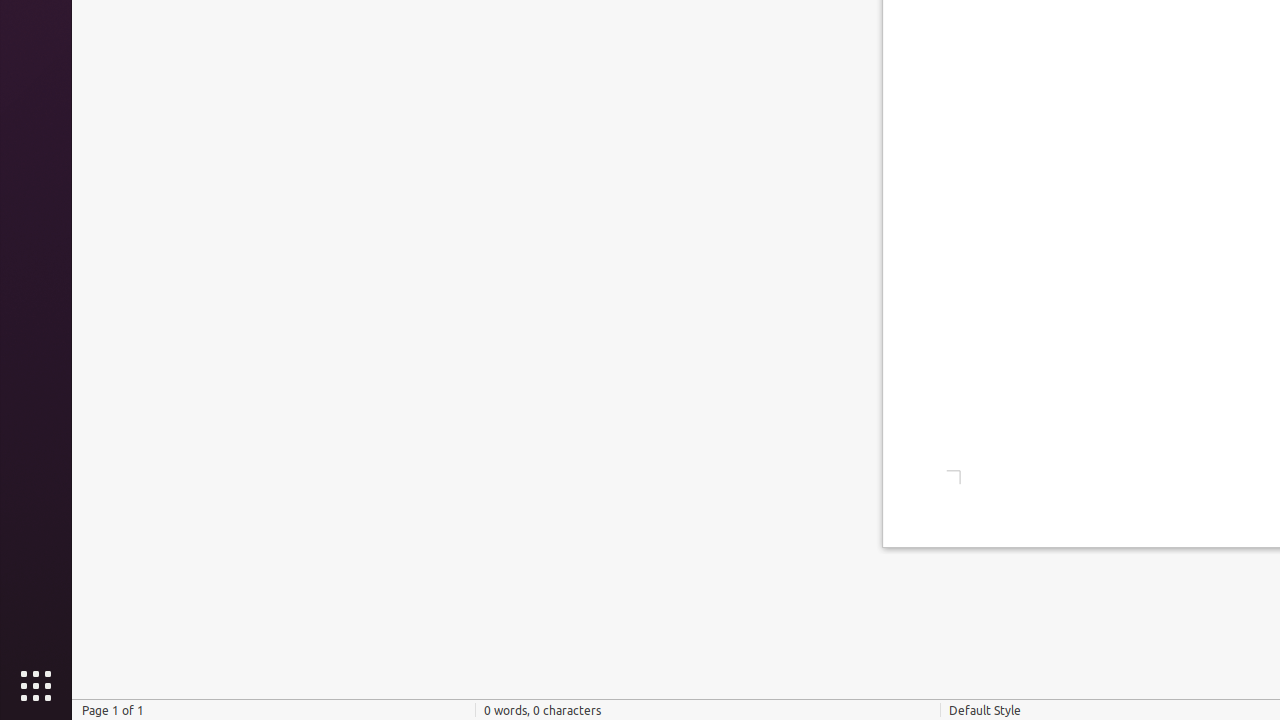  Describe the element at coordinates (35, 685) in the screenshot. I see `'Show Applications'` at that location.